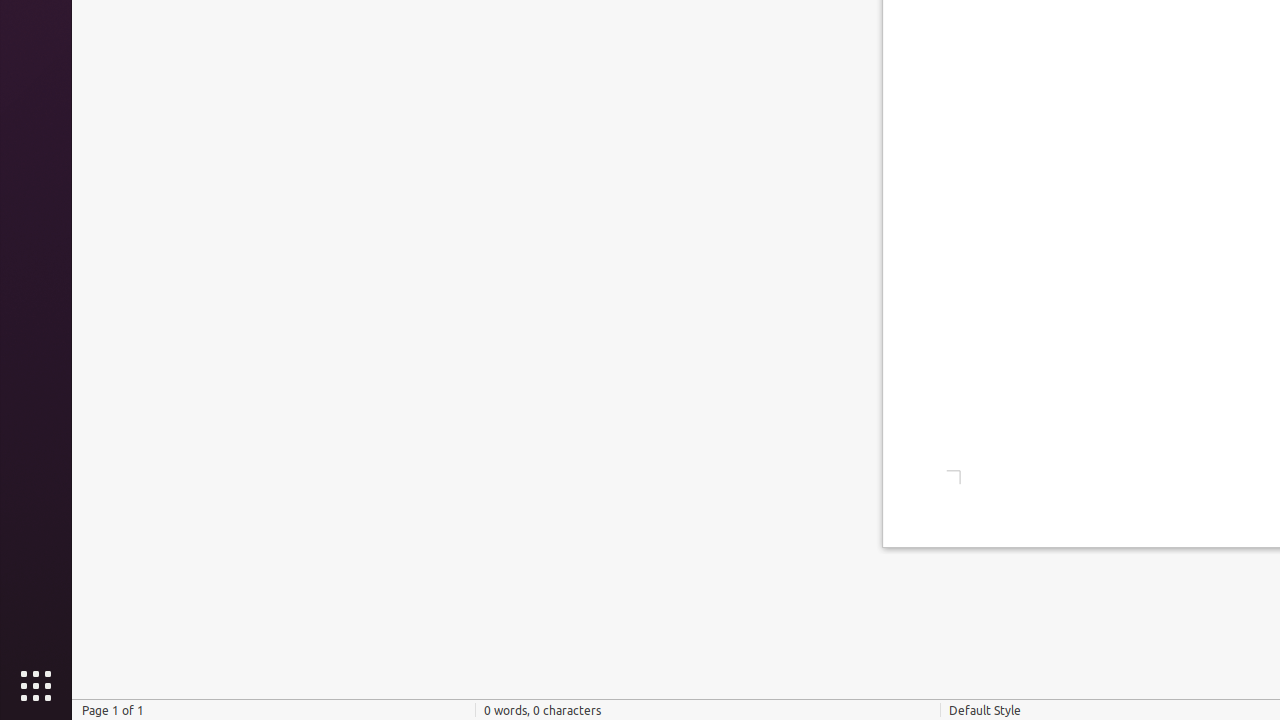  Describe the element at coordinates (35, 685) in the screenshot. I see `'Show Applications'` at that location.